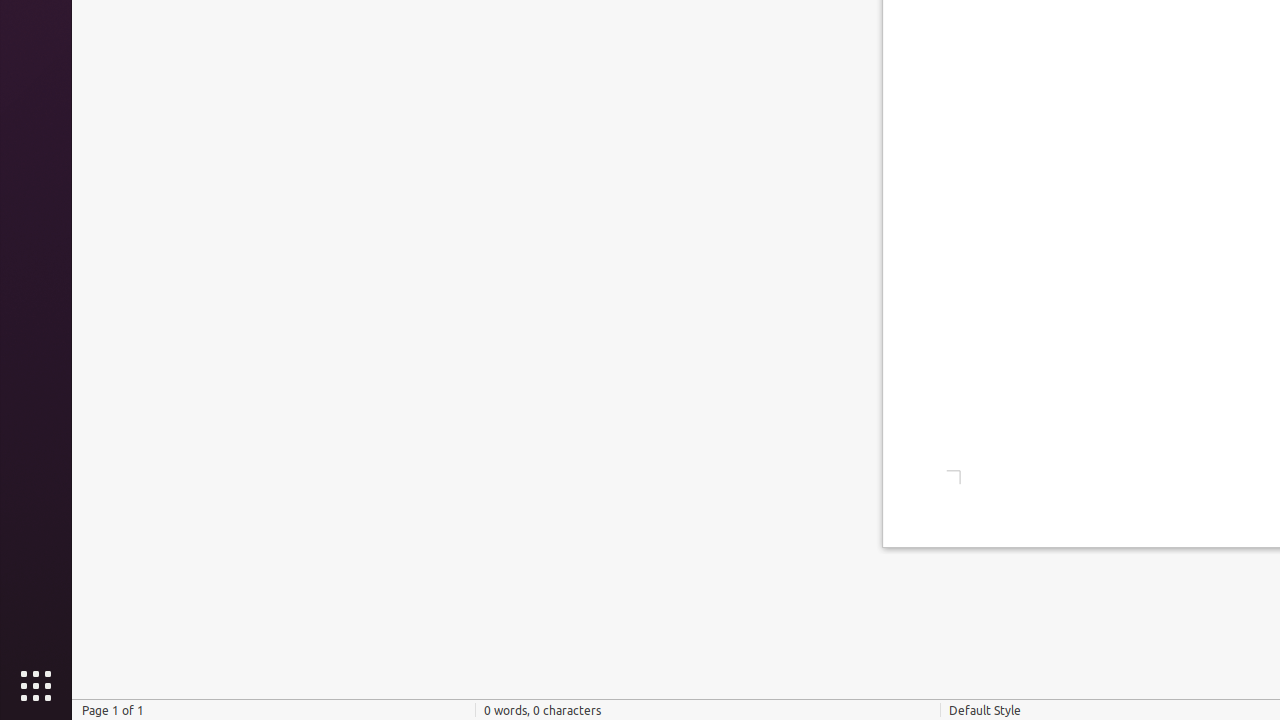  Describe the element at coordinates (35, 685) in the screenshot. I see `'Show Applications'` at that location.